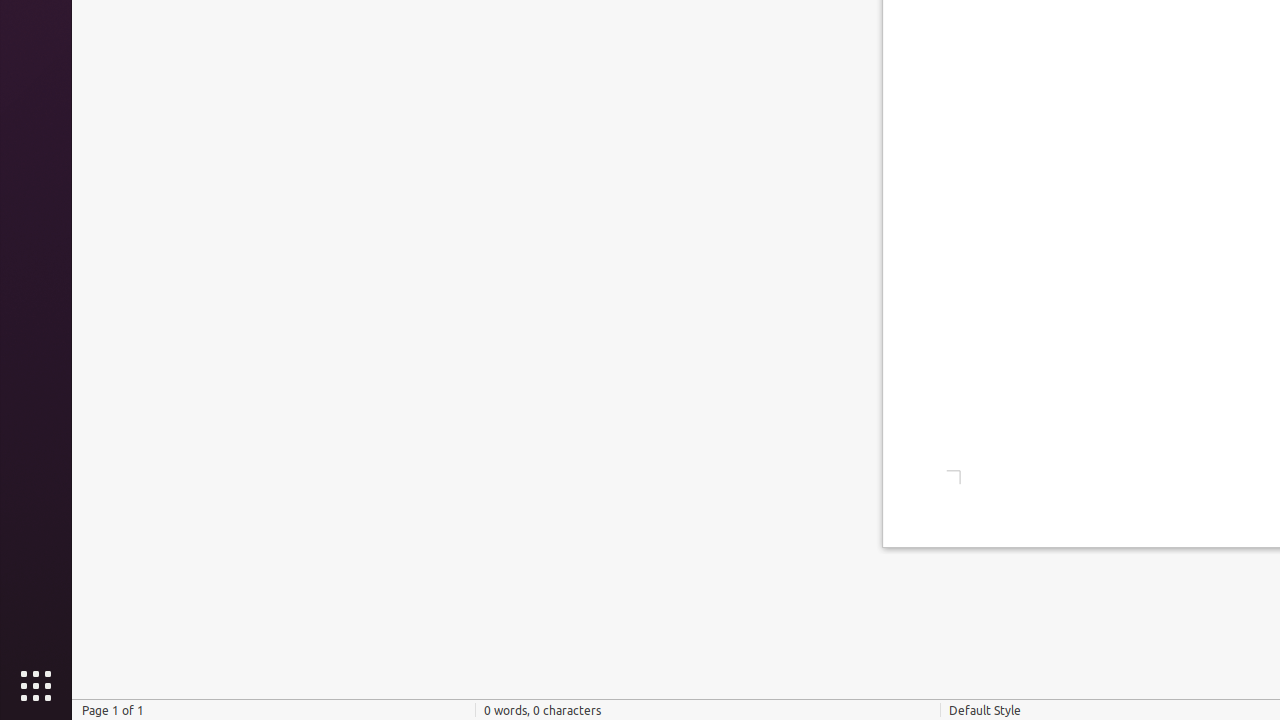  Describe the element at coordinates (35, 685) in the screenshot. I see `'Show Applications'` at that location.